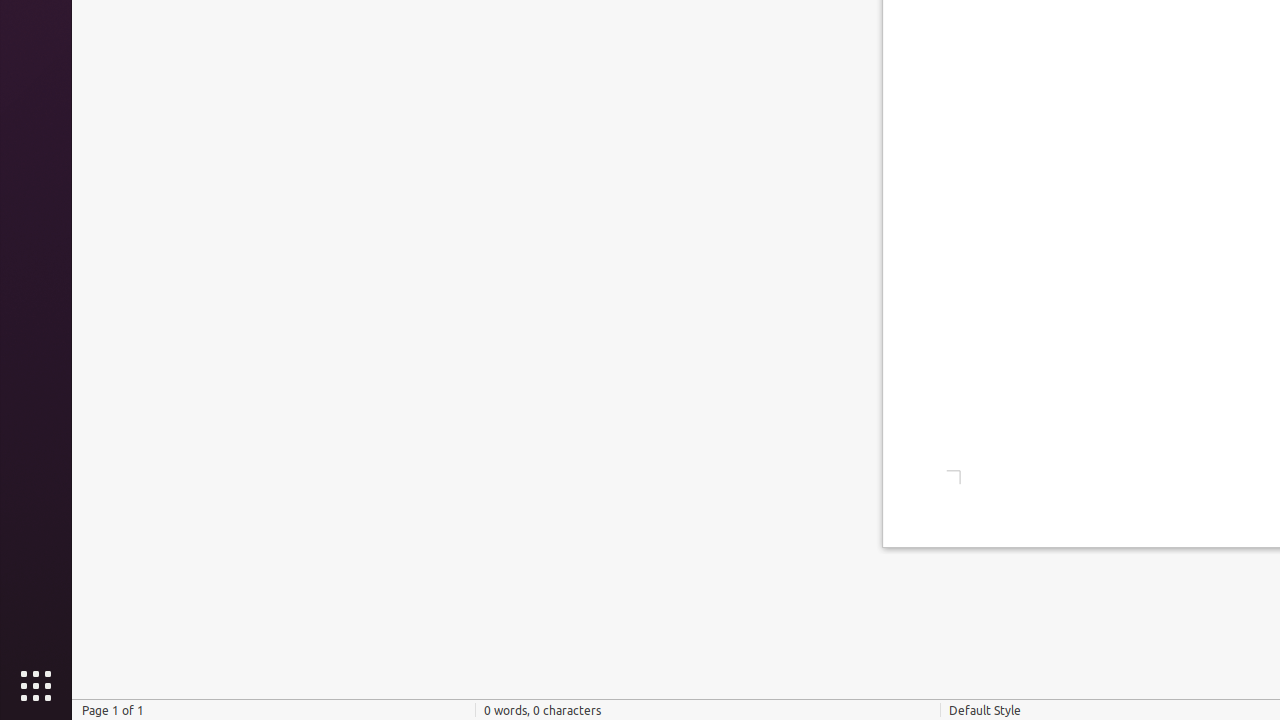  Describe the element at coordinates (35, 685) in the screenshot. I see `'Show Applications'` at that location.